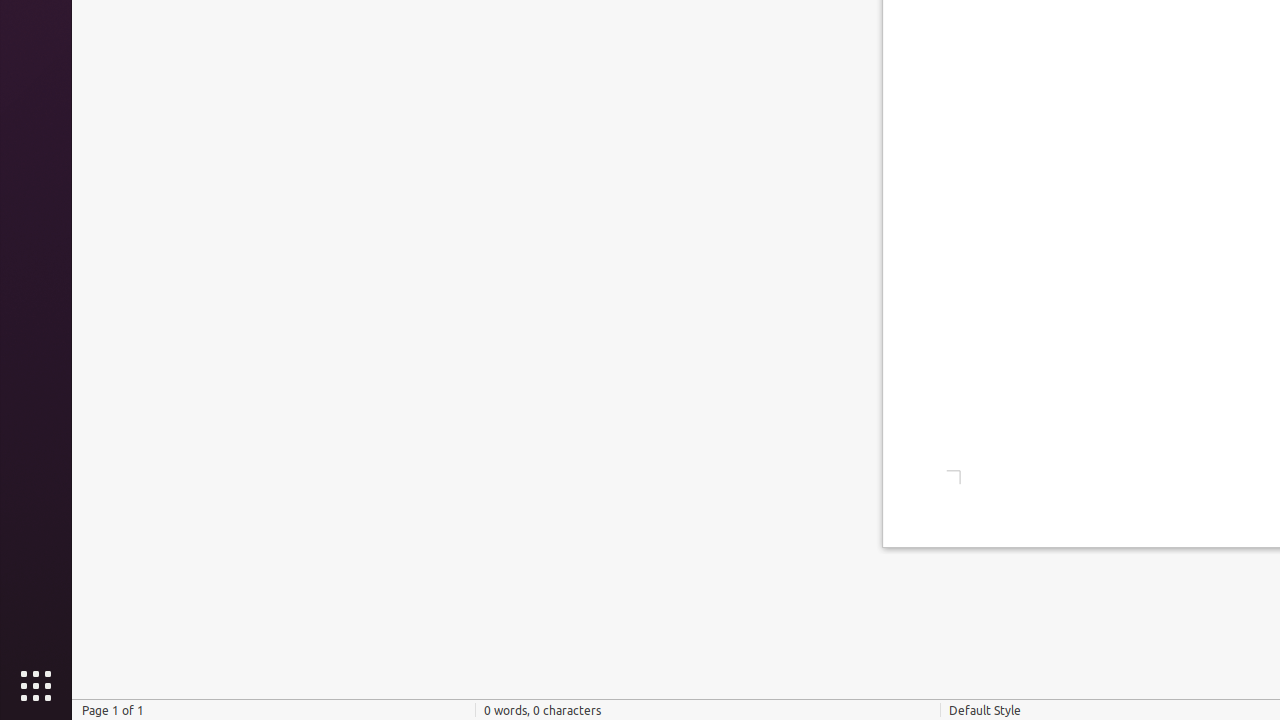  Describe the element at coordinates (35, 685) in the screenshot. I see `'Show Applications'` at that location.